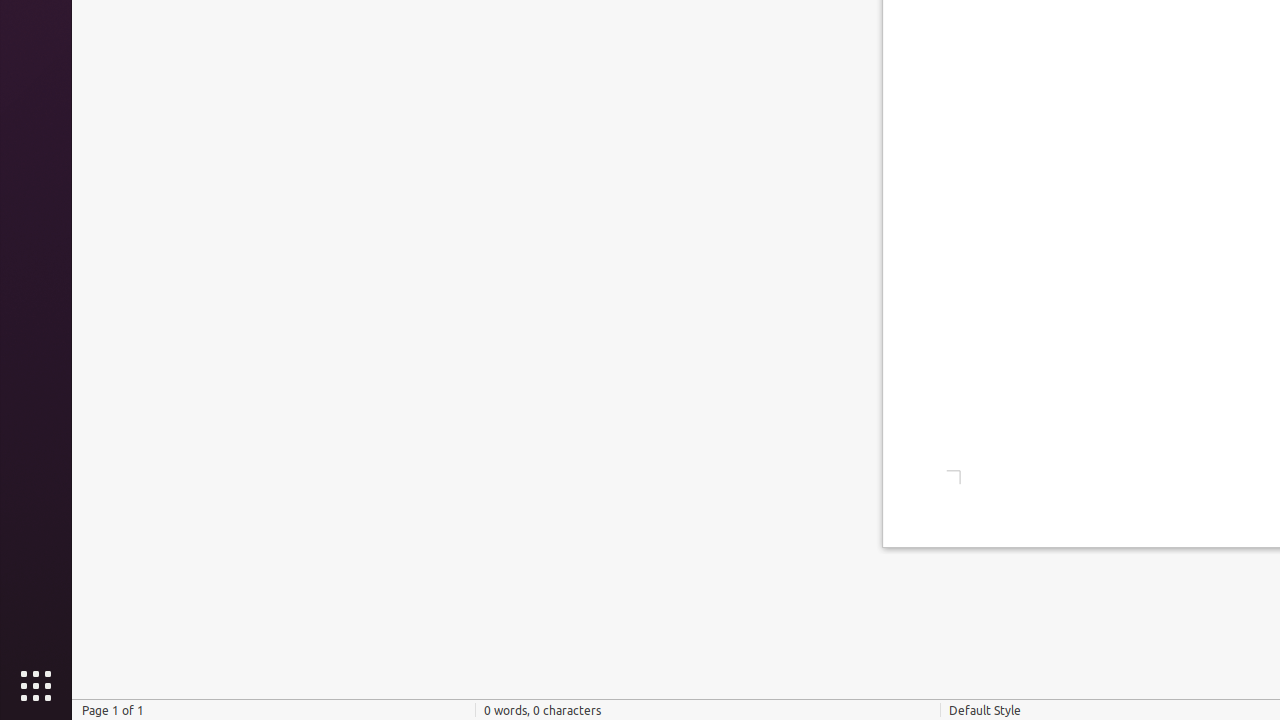  Describe the element at coordinates (35, 685) in the screenshot. I see `'Show Applications'` at that location.